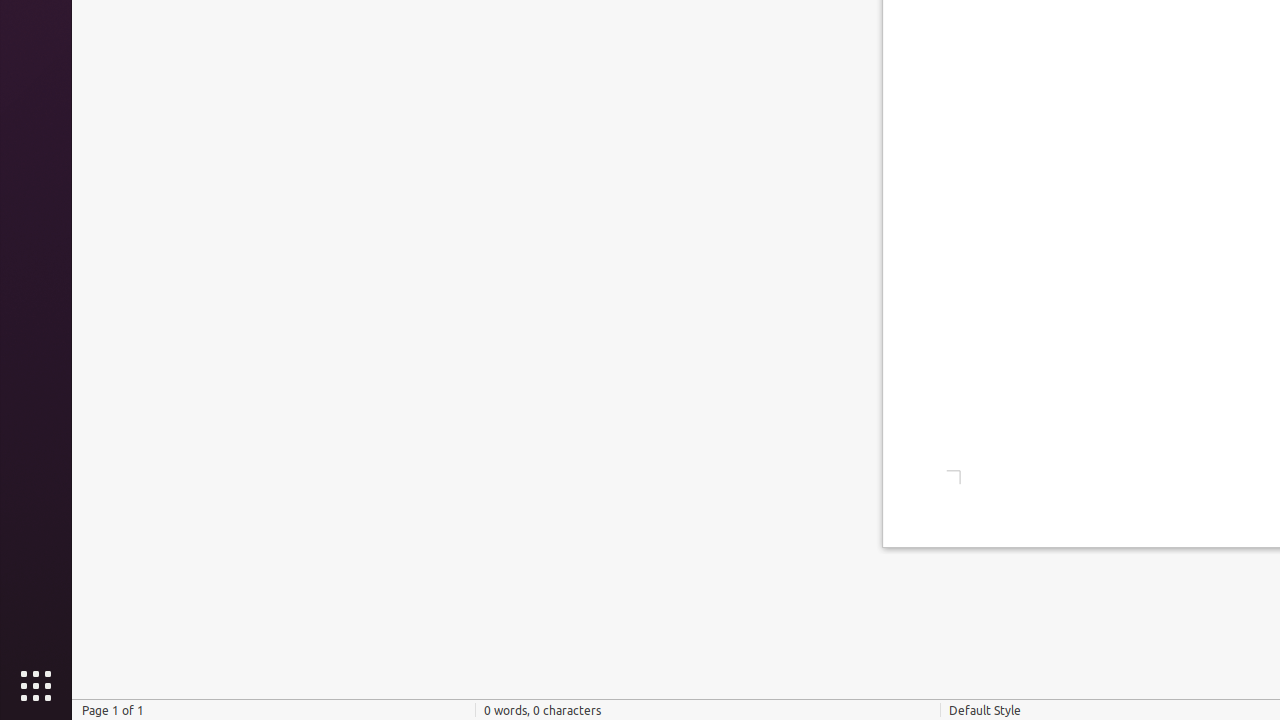  Describe the element at coordinates (35, 685) in the screenshot. I see `'Show Applications'` at that location.